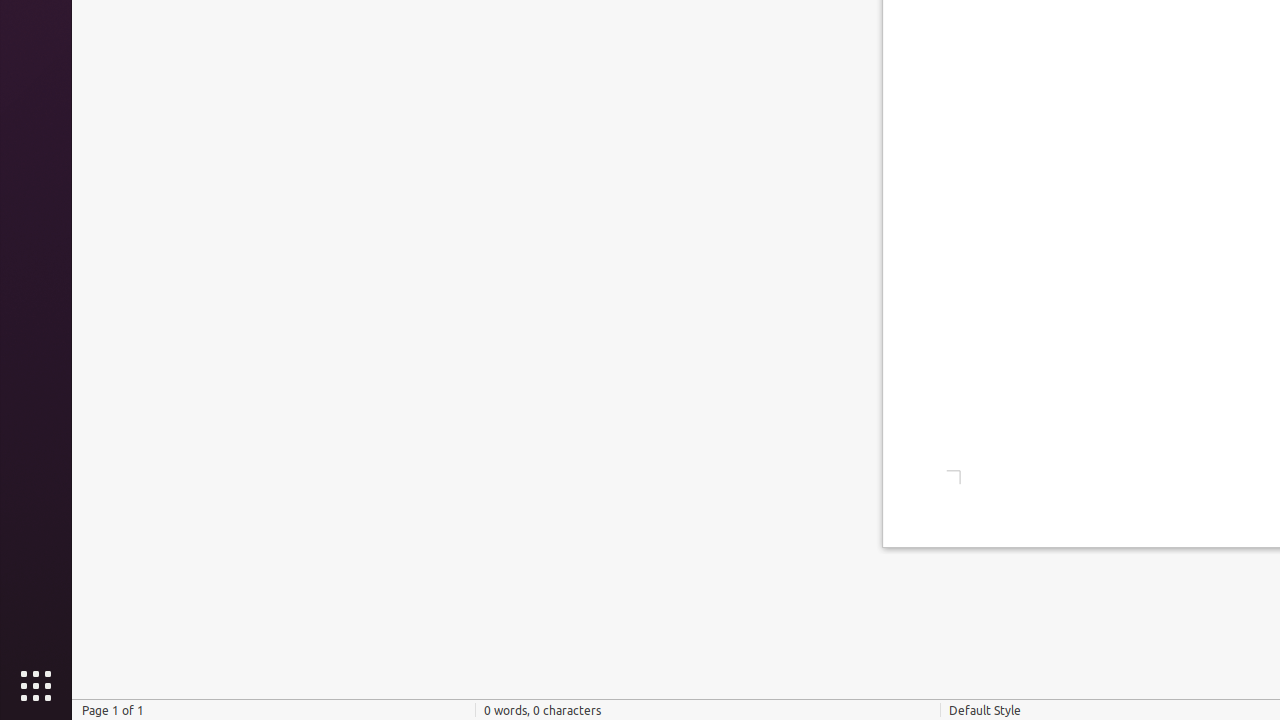  Describe the element at coordinates (35, 685) in the screenshot. I see `'Show Applications'` at that location.